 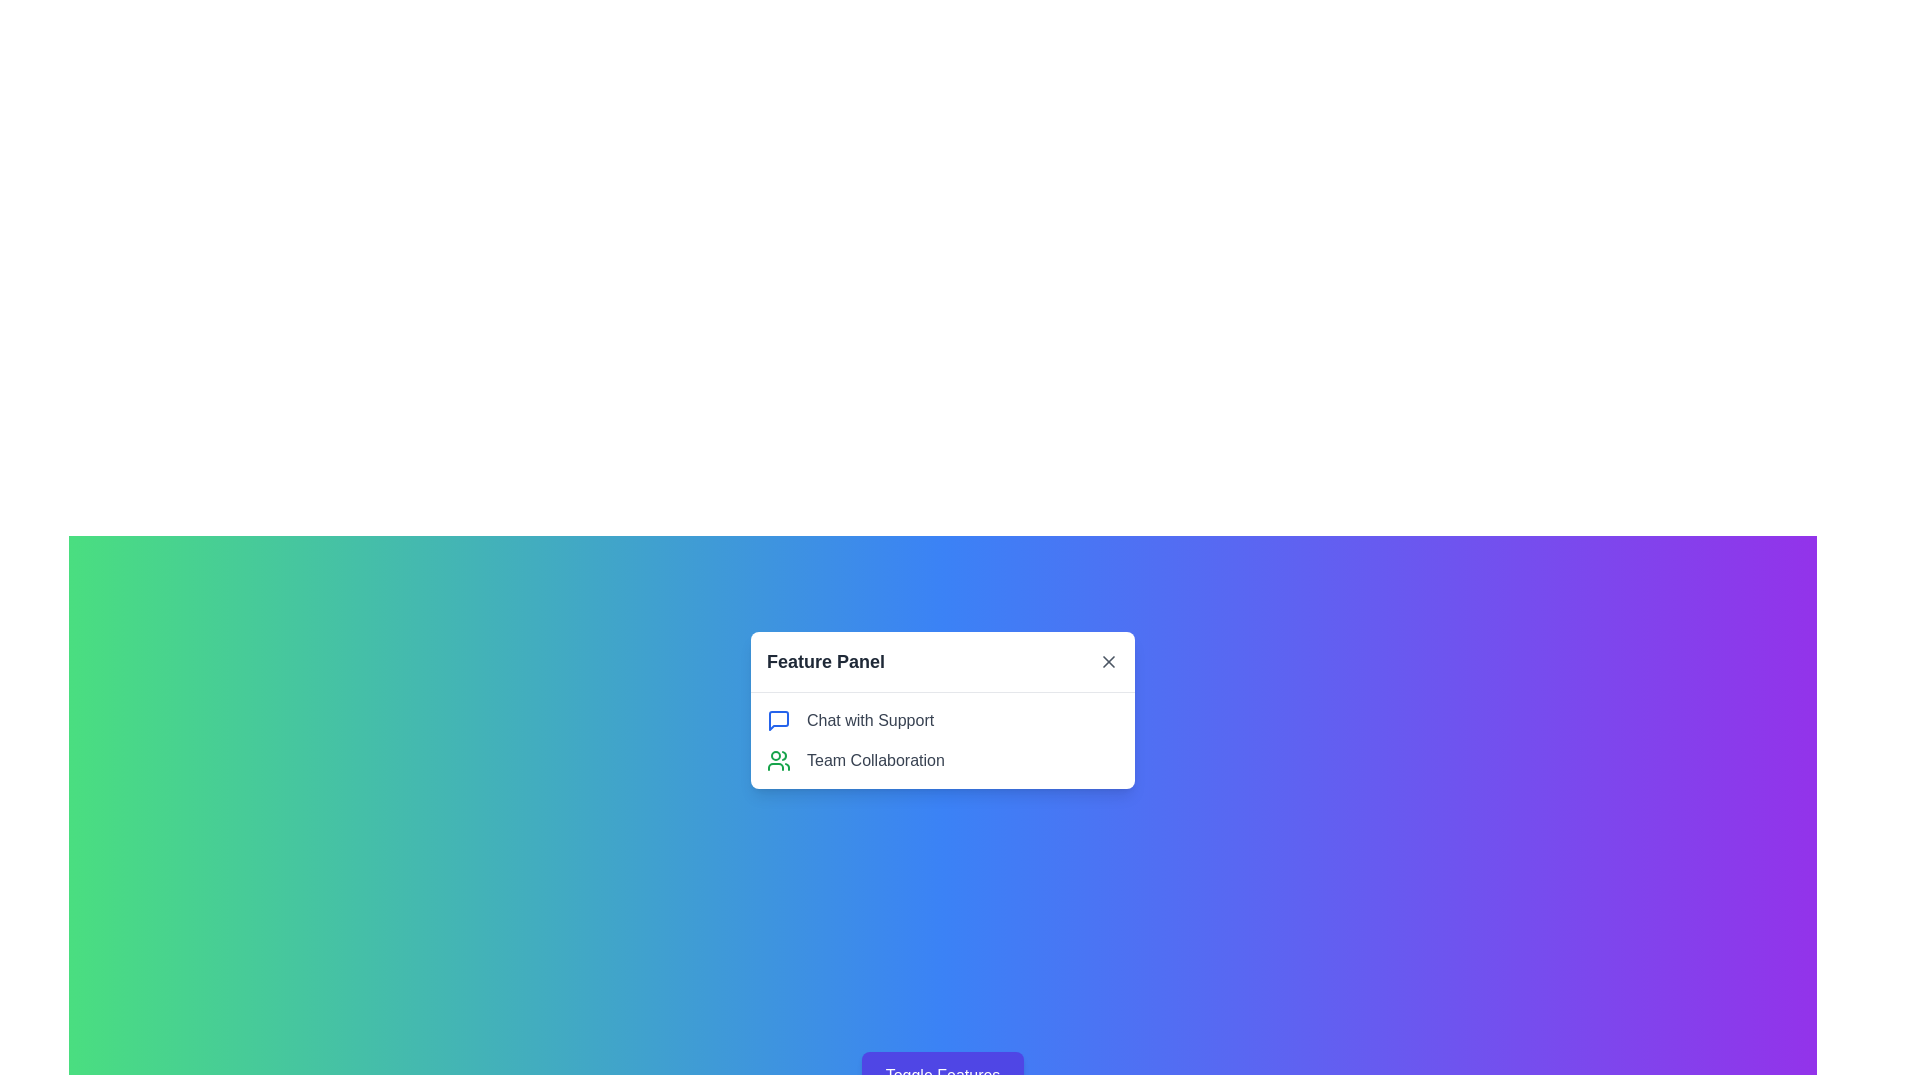 What do you see at coordinates (777, 760) in the screenshot?
I see `the green user group vector icon located to the left of the 'Team Collaboration' label in the lower center area of the interface` at bounding box center [777, 760].